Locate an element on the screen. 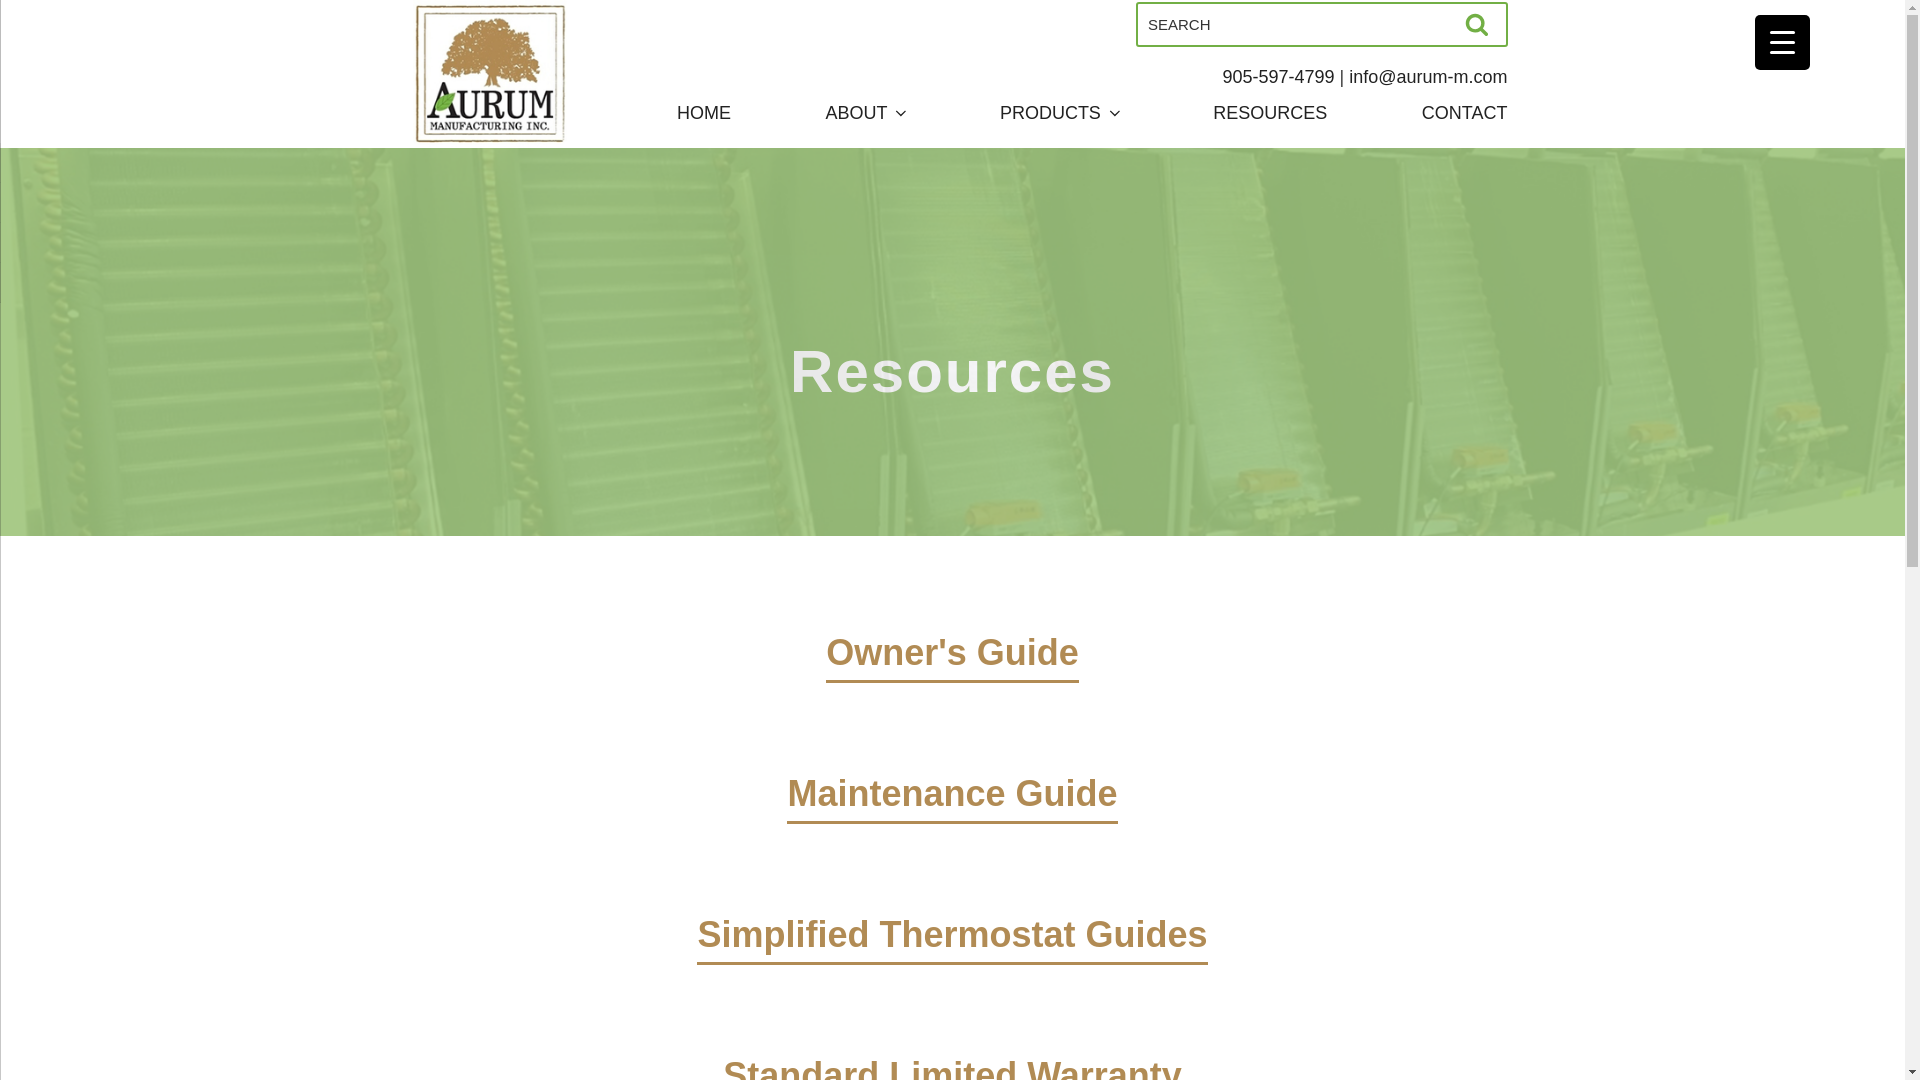  'Maintenance Guide' is located at coordinates (786, 822).